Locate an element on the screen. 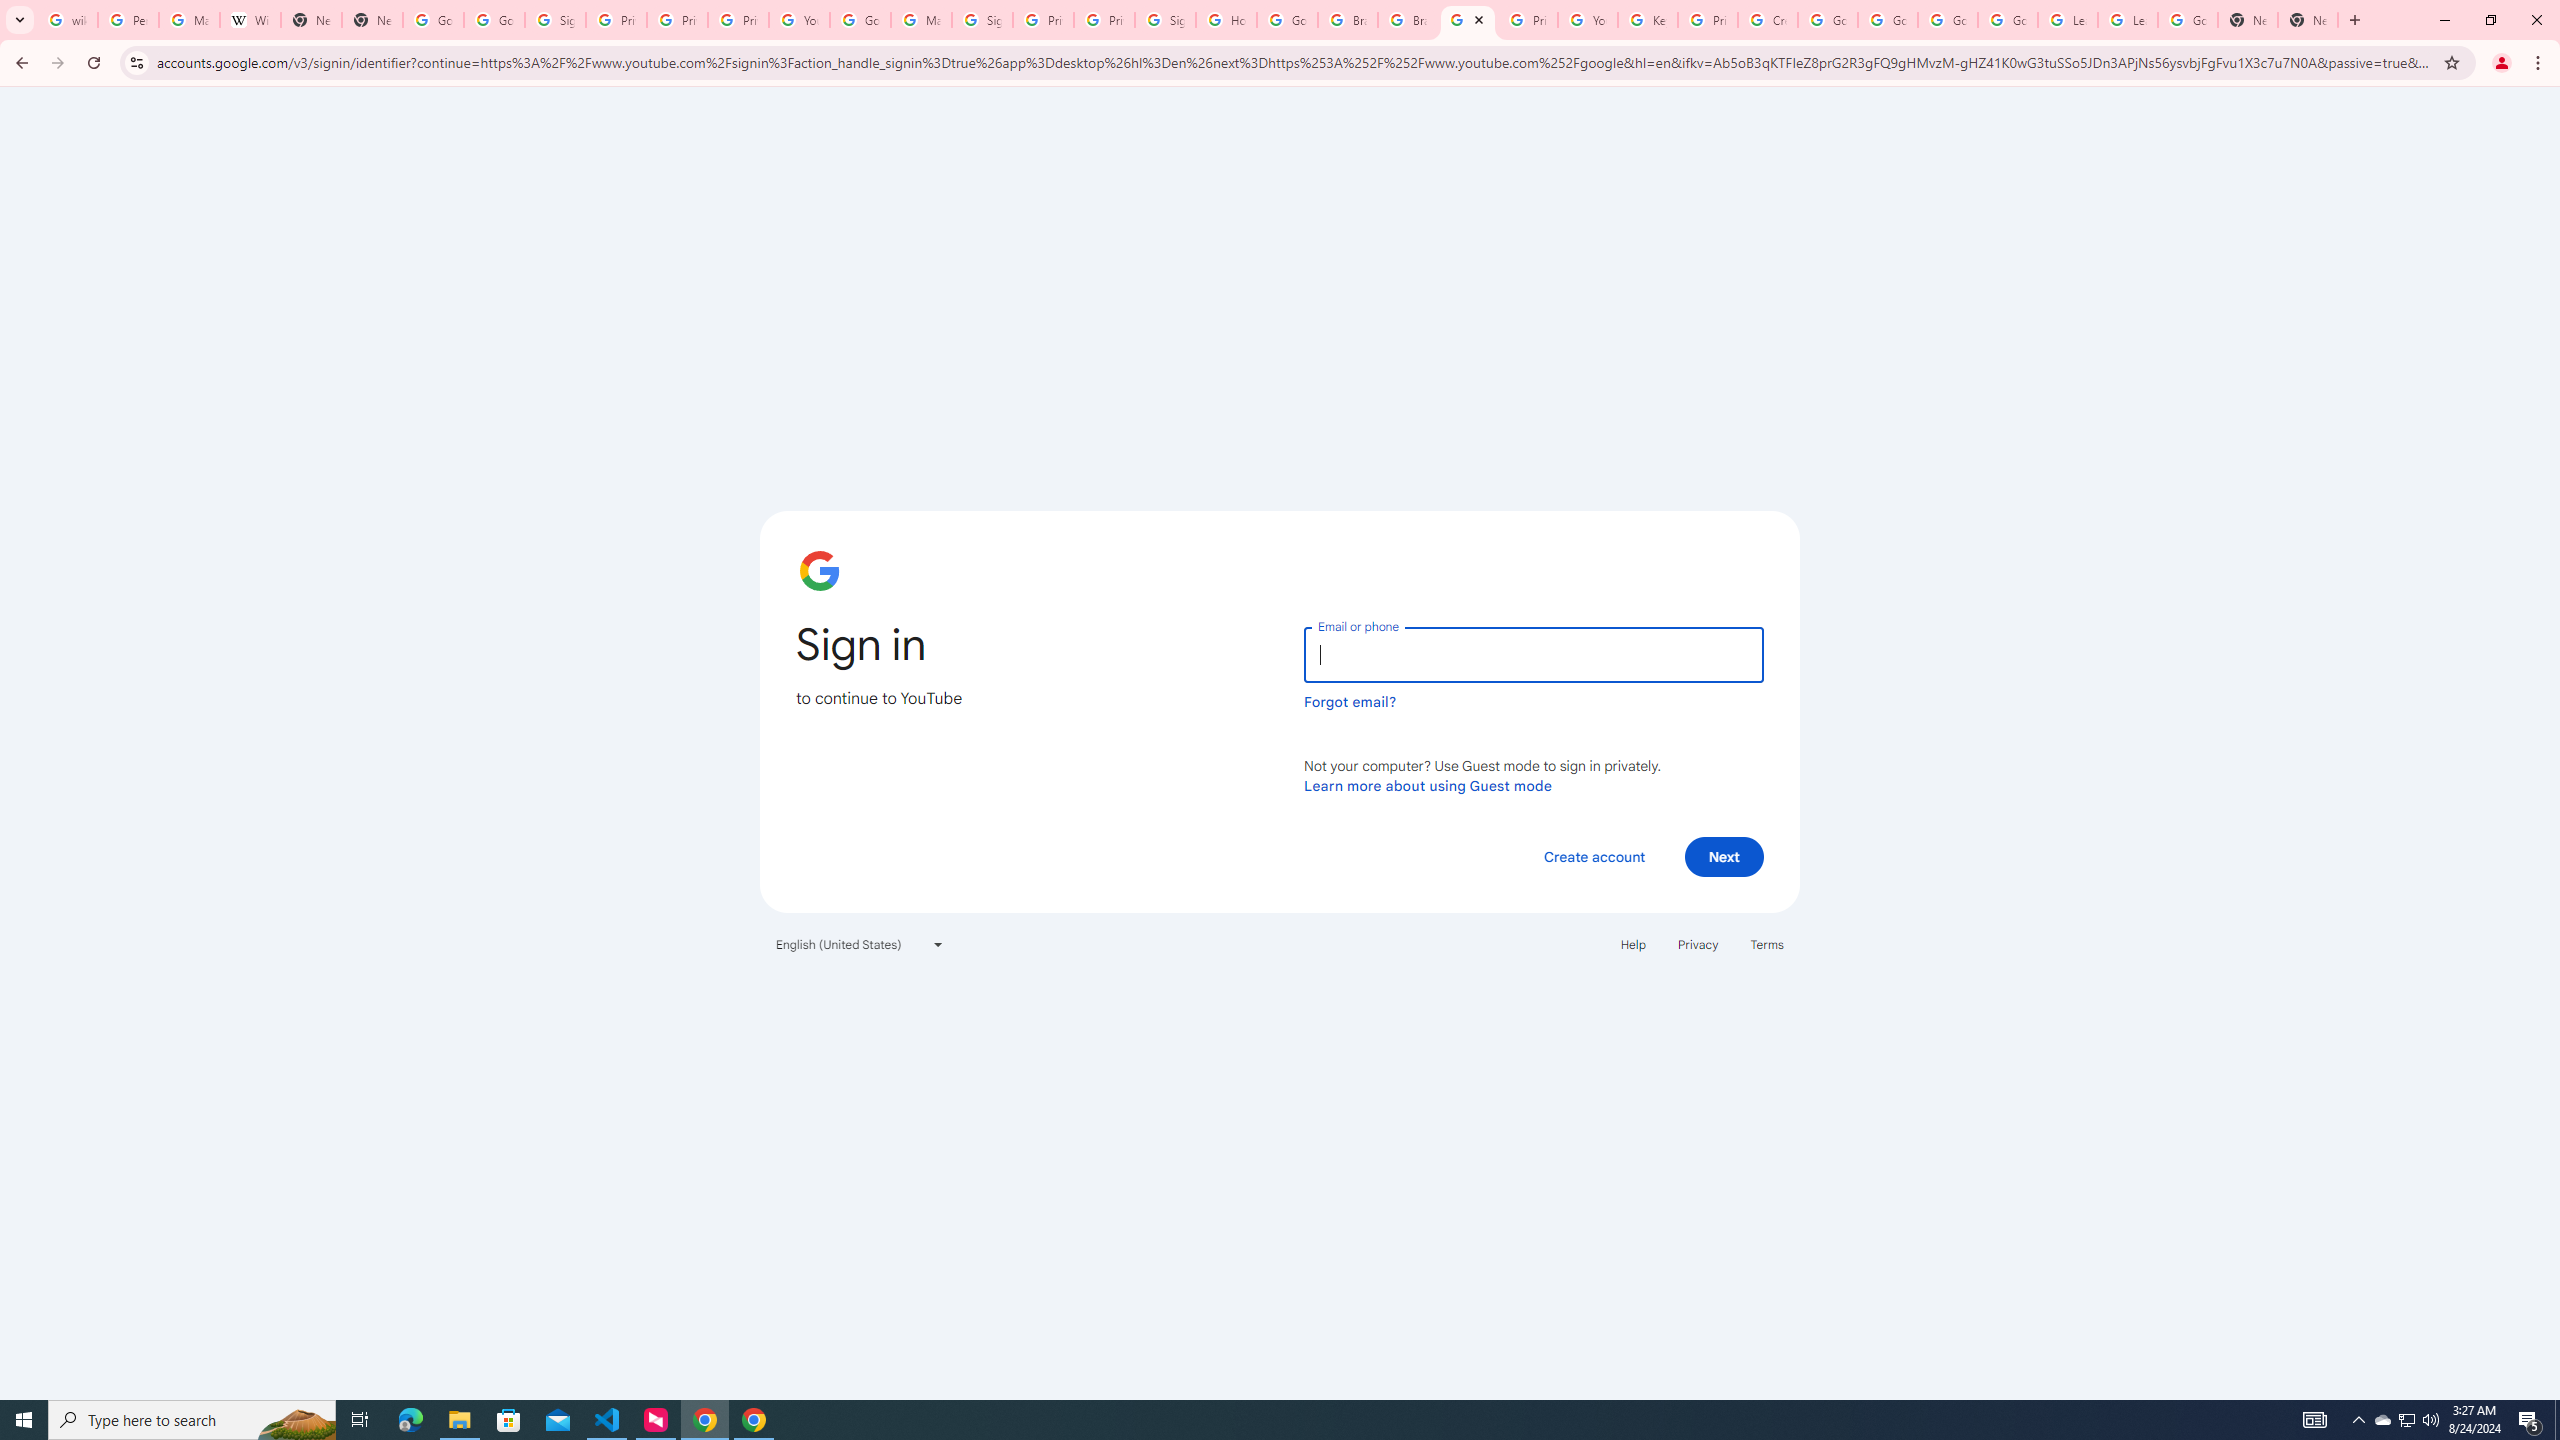 This screenshot has width=2560, height=1440. 'Google Drive: Sign-in' is located at coordinates (494, 19).